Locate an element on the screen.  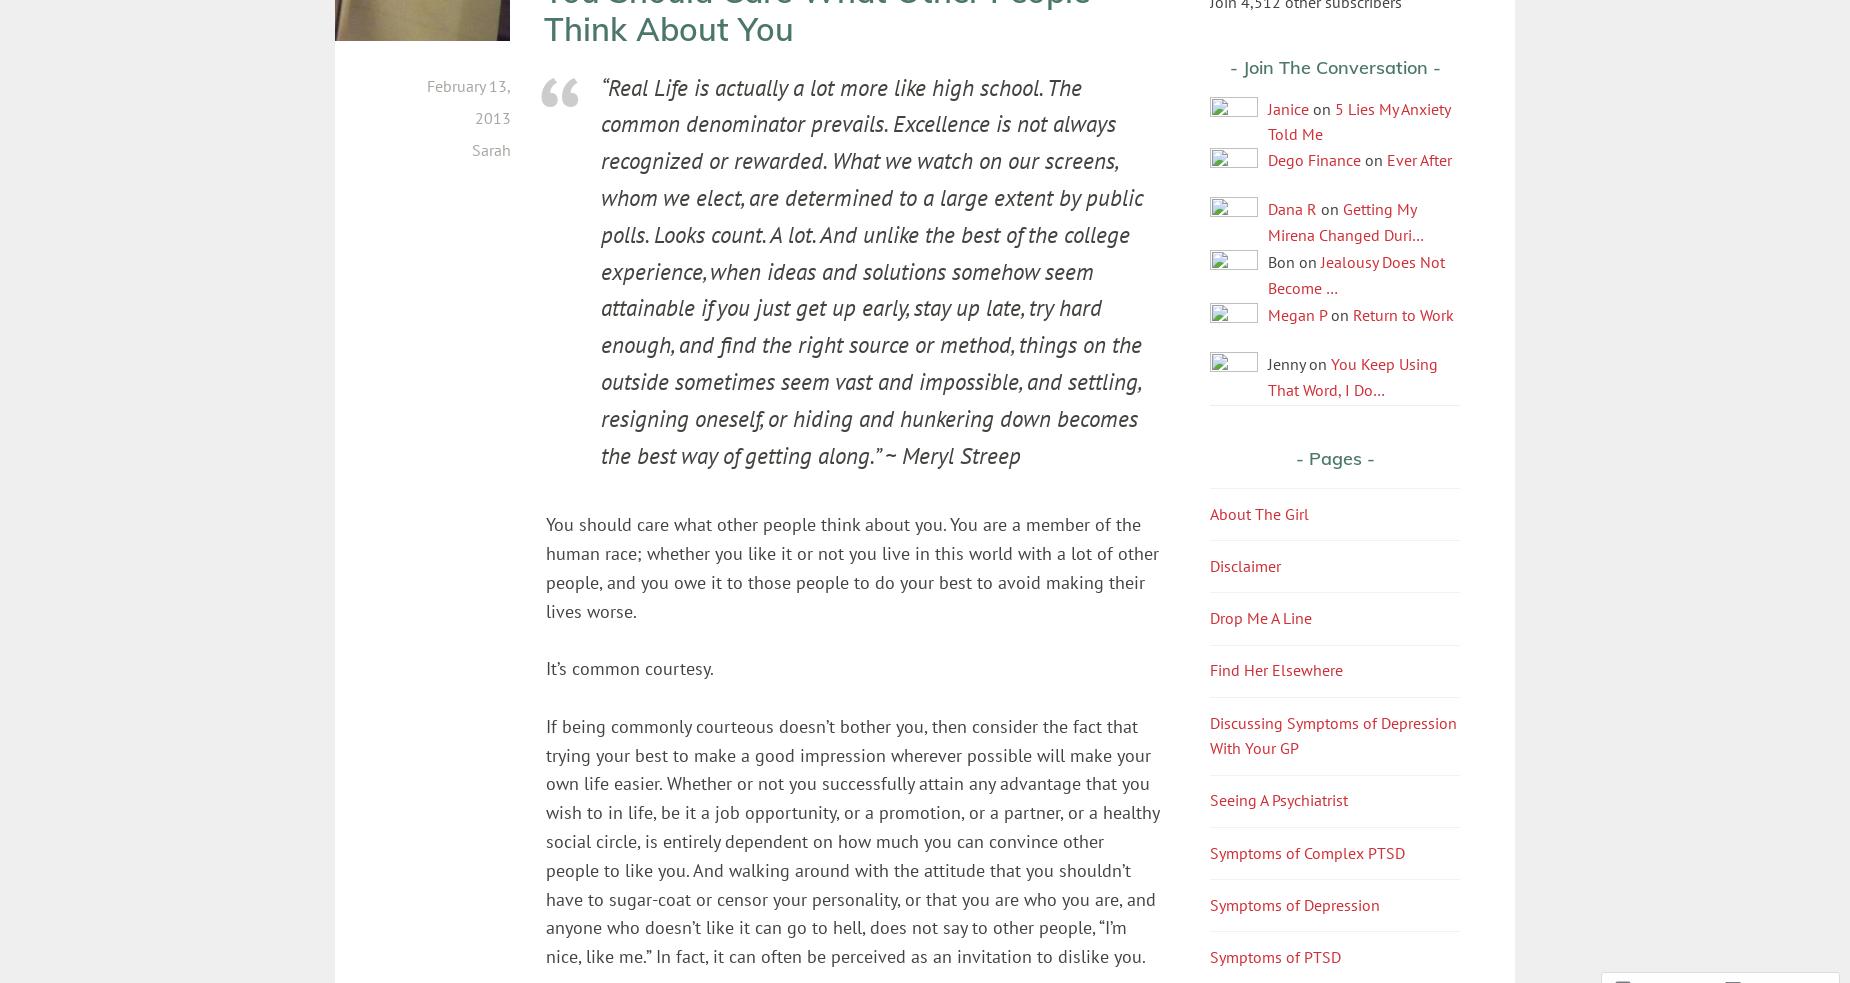
'Sarah' is located at coordinates (491, 148).